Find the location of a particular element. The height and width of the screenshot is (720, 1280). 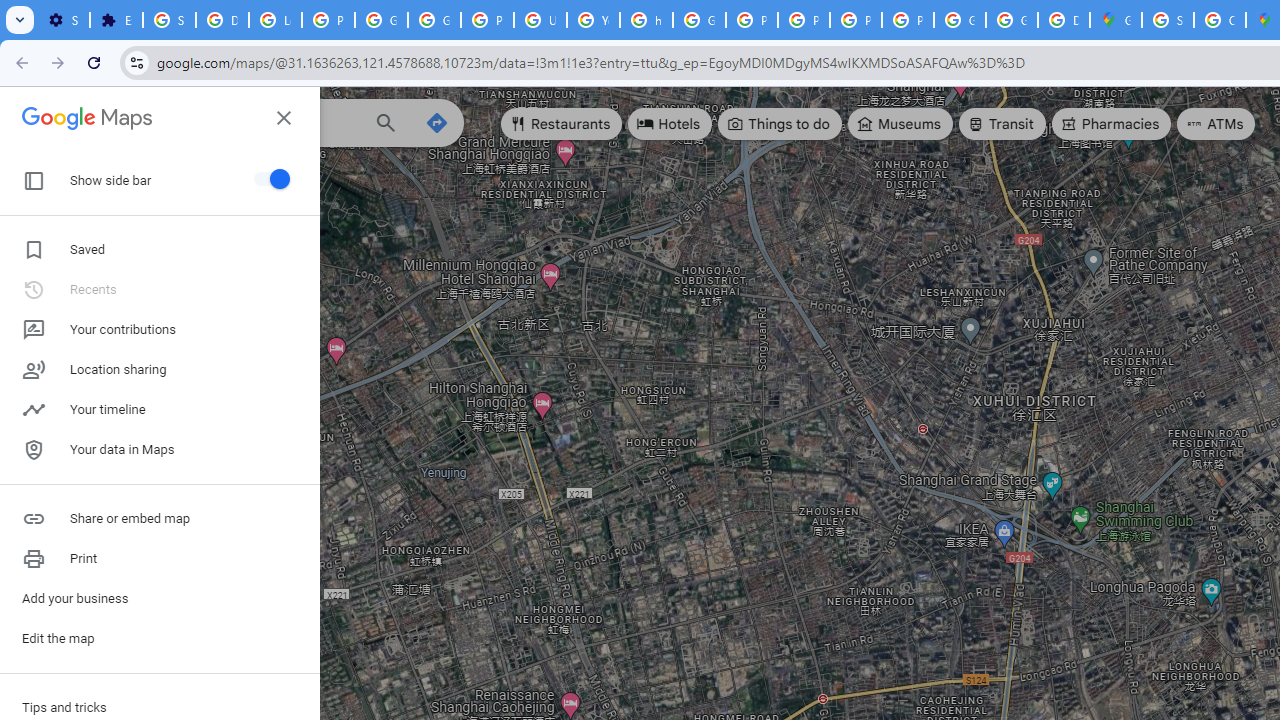

'Your timeline' is located at coordinates (160, 409).